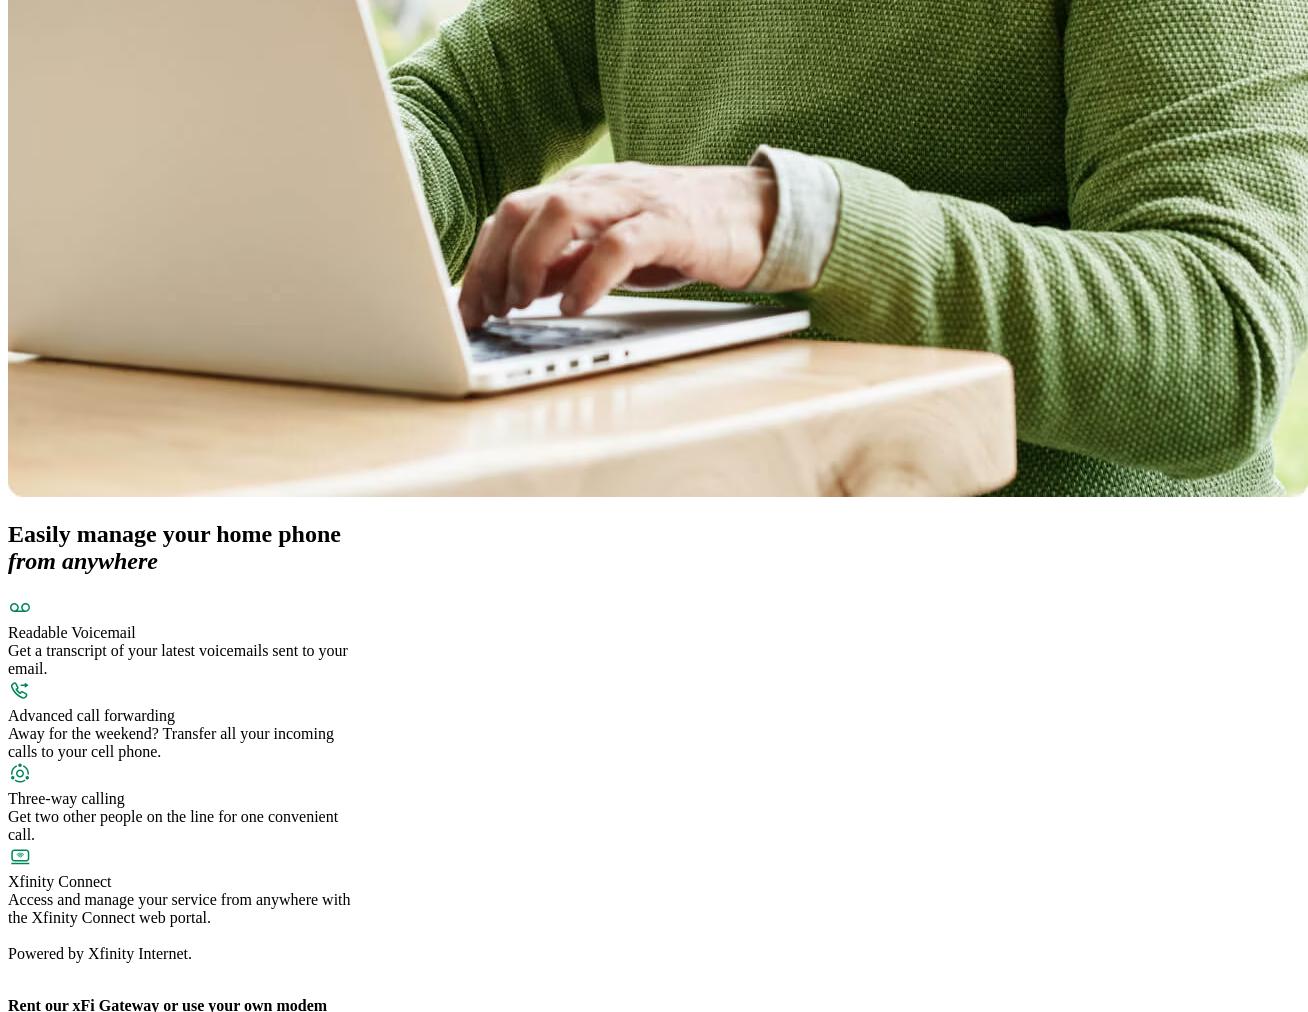  I want to click on 'Get a transcript of your latest voicemails sent to your email.', so click(177, 659).